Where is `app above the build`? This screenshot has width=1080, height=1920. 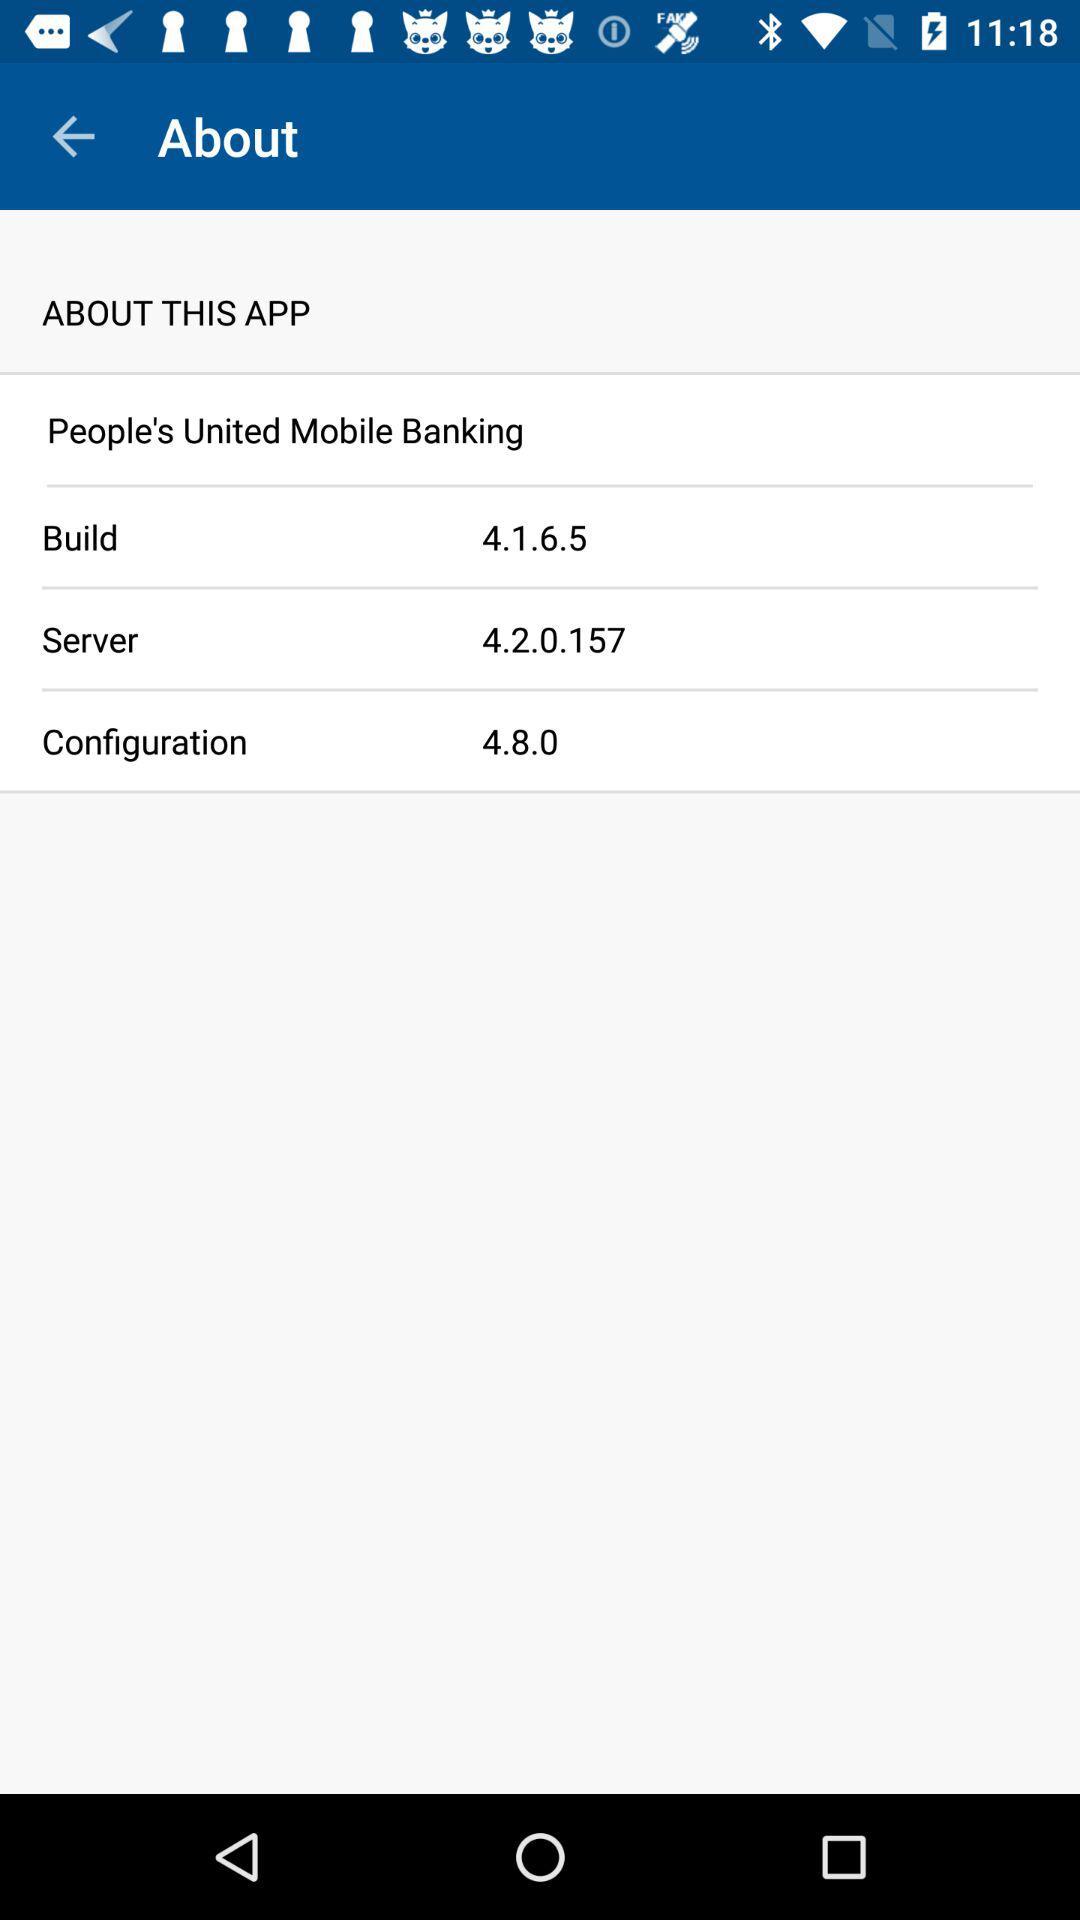
app above the build is located at coordinates (540, 485).